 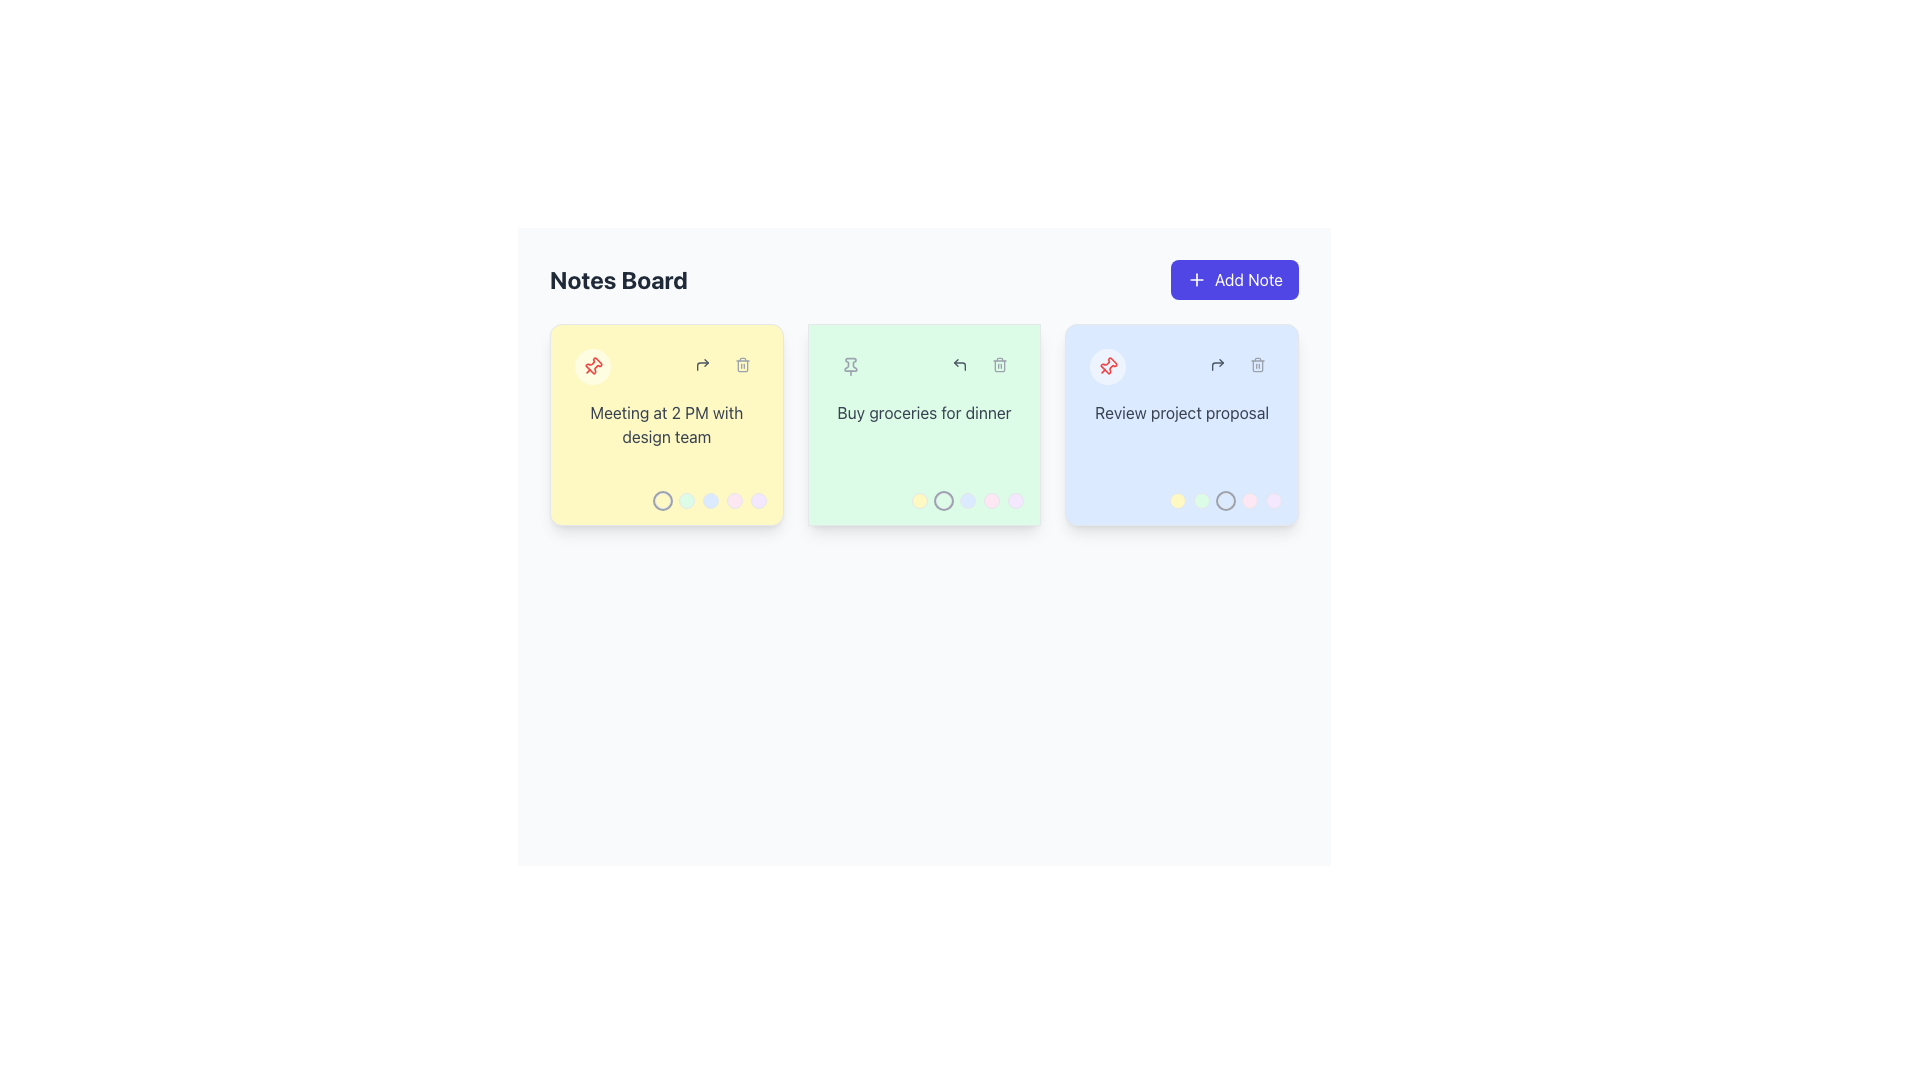 What do you see at coordinates (1237, 365) in the screenshot?
I see `the action bar in the top-right corner of the note card titled 'Review project proposal'` at bounding box center [1237, 365].